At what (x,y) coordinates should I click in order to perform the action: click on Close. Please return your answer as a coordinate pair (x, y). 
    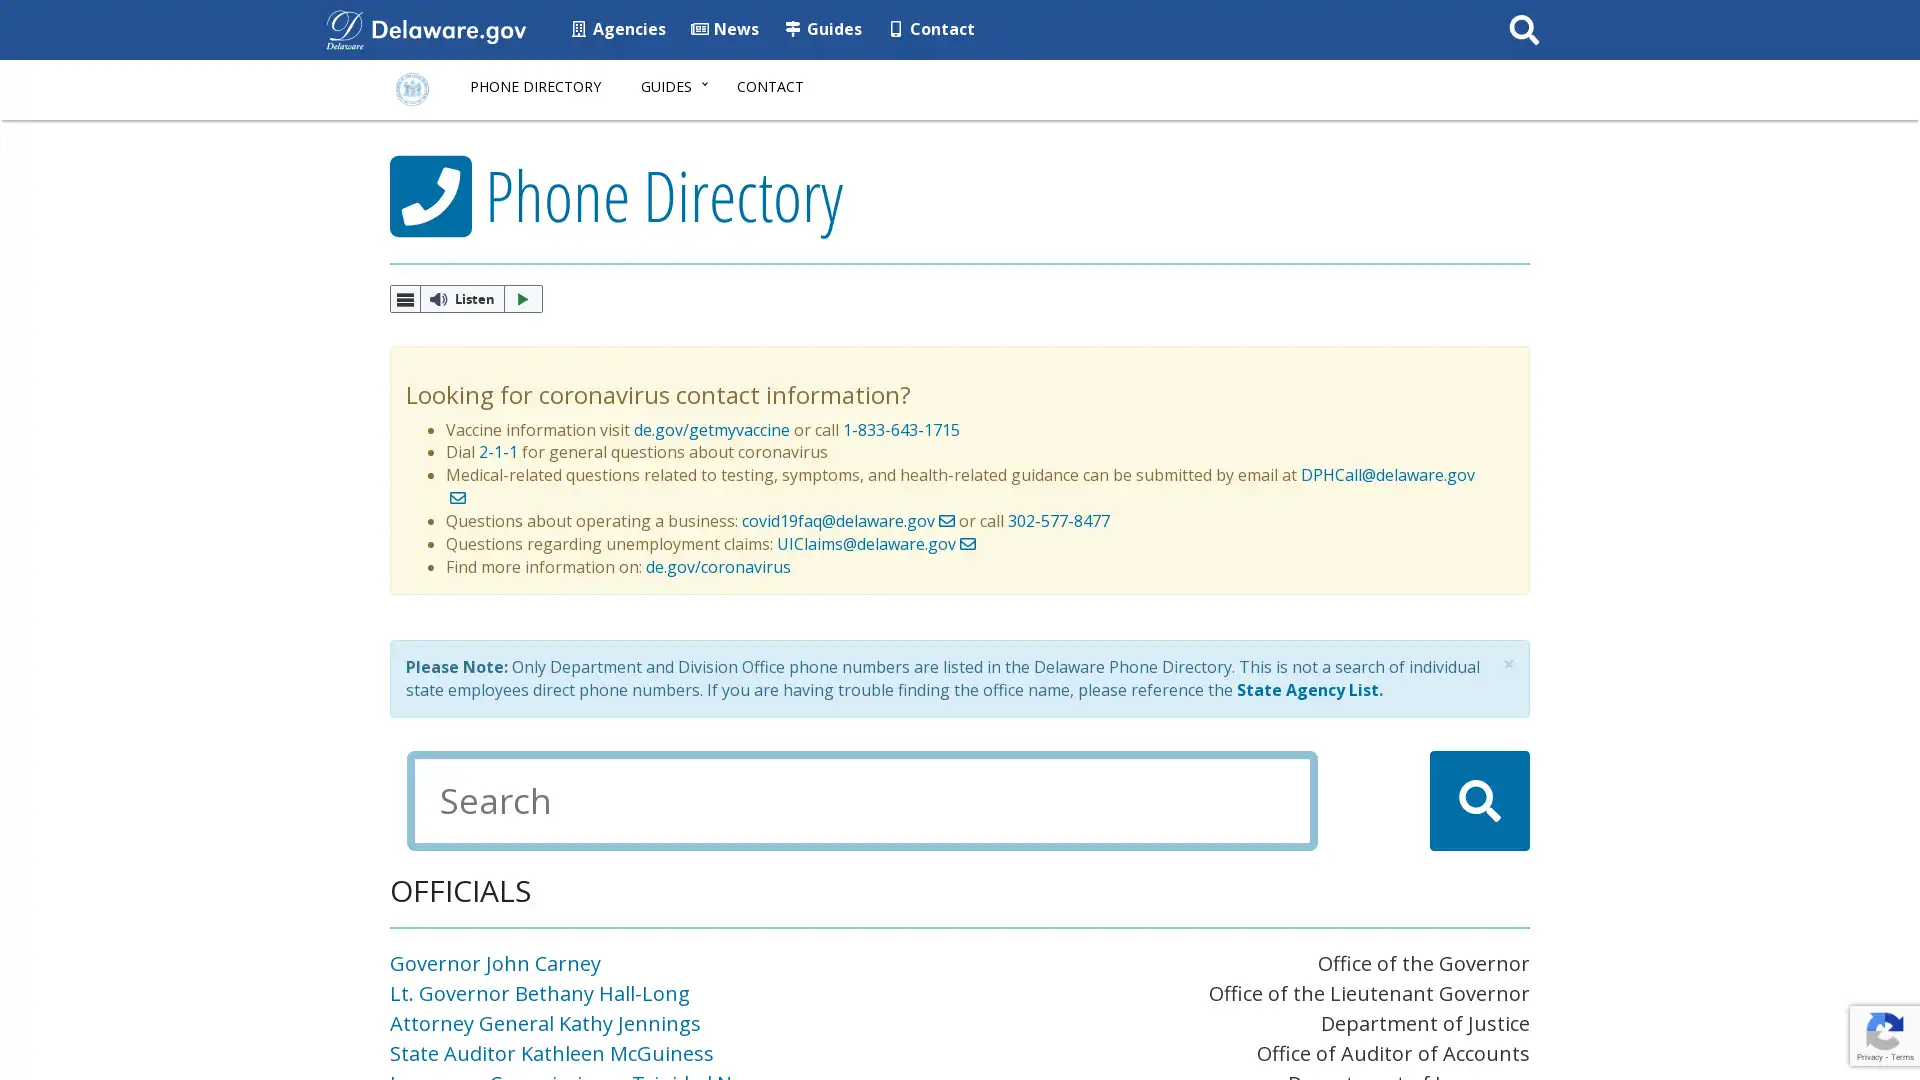
    Looking at the image, I should click on (1508, 664).